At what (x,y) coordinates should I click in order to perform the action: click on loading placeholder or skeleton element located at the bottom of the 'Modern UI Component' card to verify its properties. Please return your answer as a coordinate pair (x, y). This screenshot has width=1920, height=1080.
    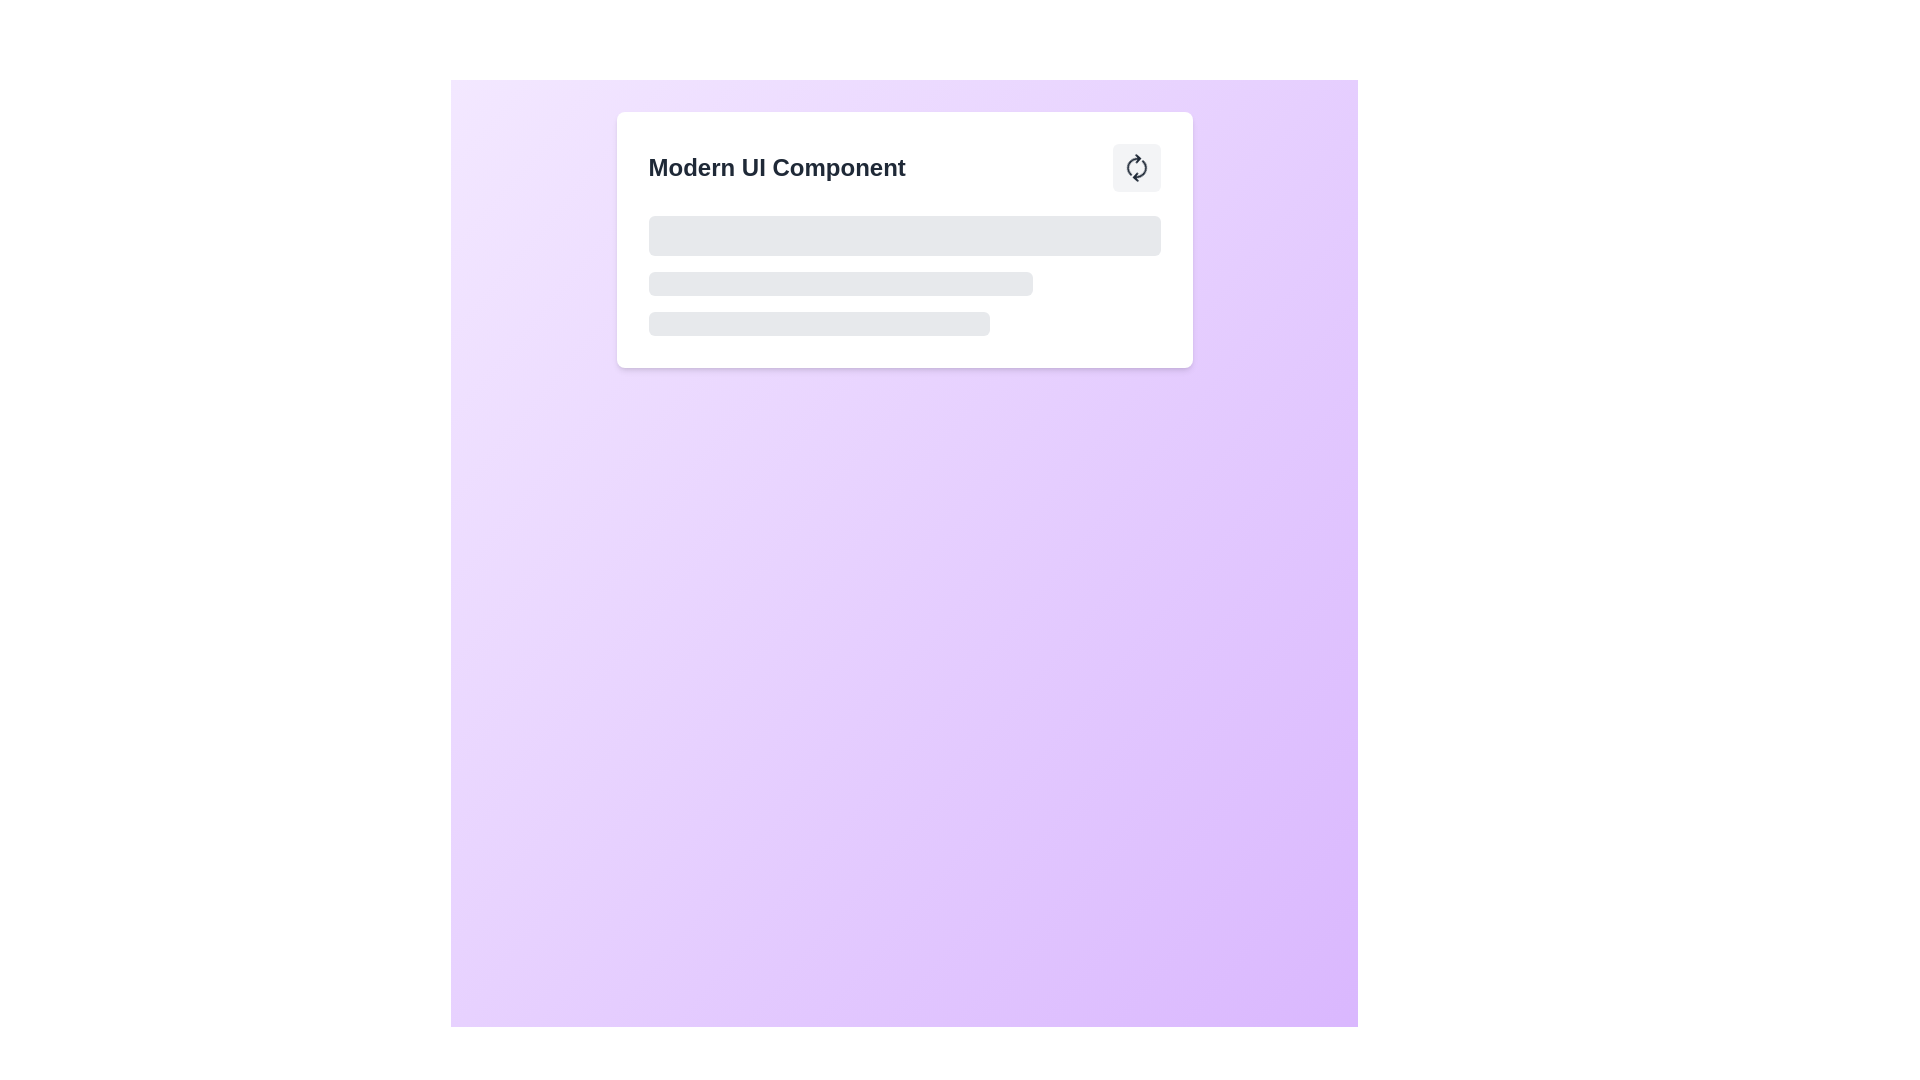
    Looking at the image, I should click on (903, 276).